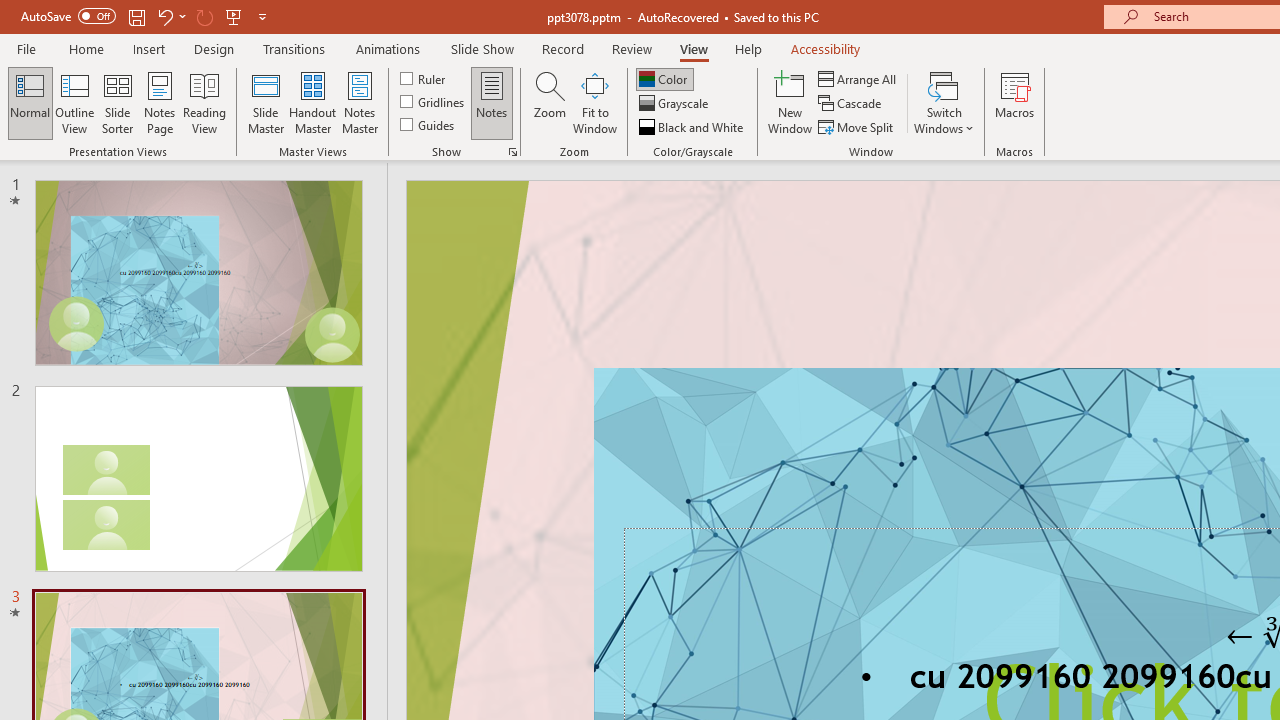 The width and height of the screenshot is (1280, 720). I want to click on 'Outline View', so click(74, 103).